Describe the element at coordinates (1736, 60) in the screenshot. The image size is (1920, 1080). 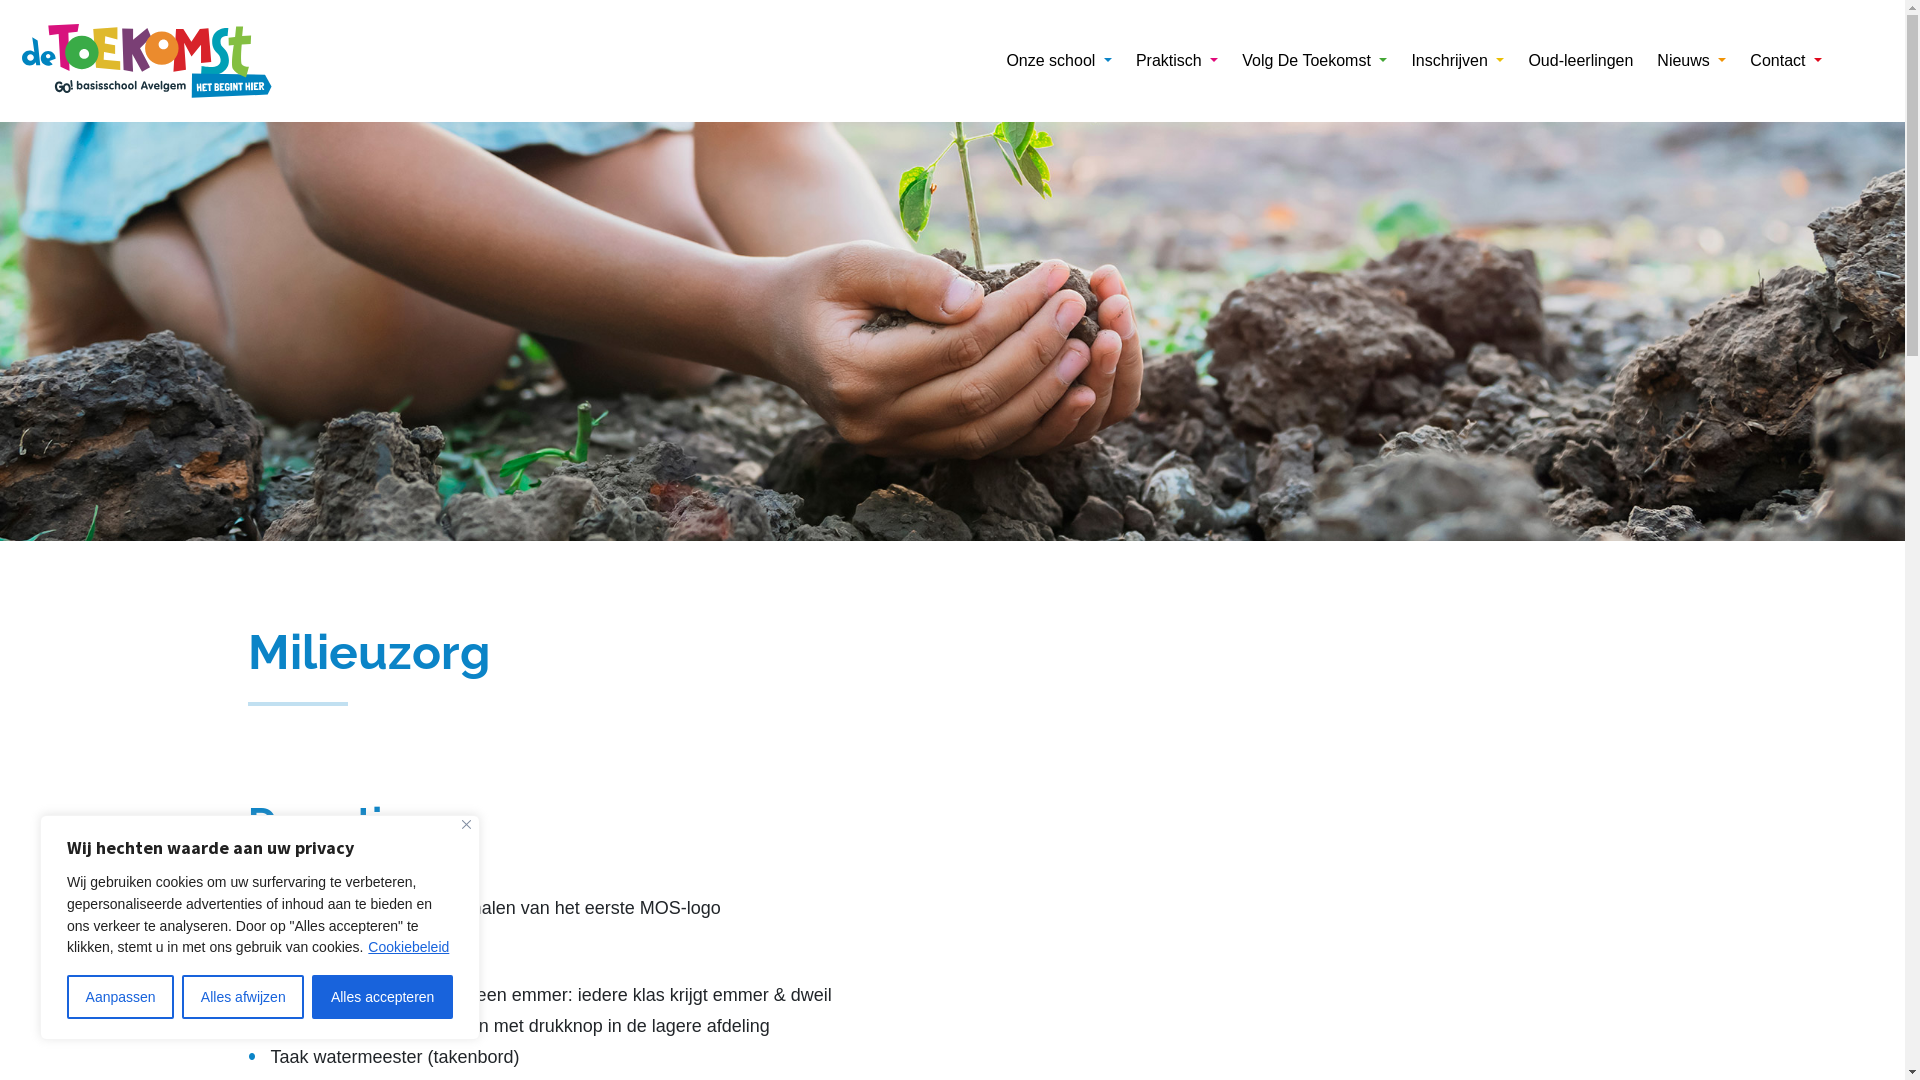
I see `'Contact'` at that location.